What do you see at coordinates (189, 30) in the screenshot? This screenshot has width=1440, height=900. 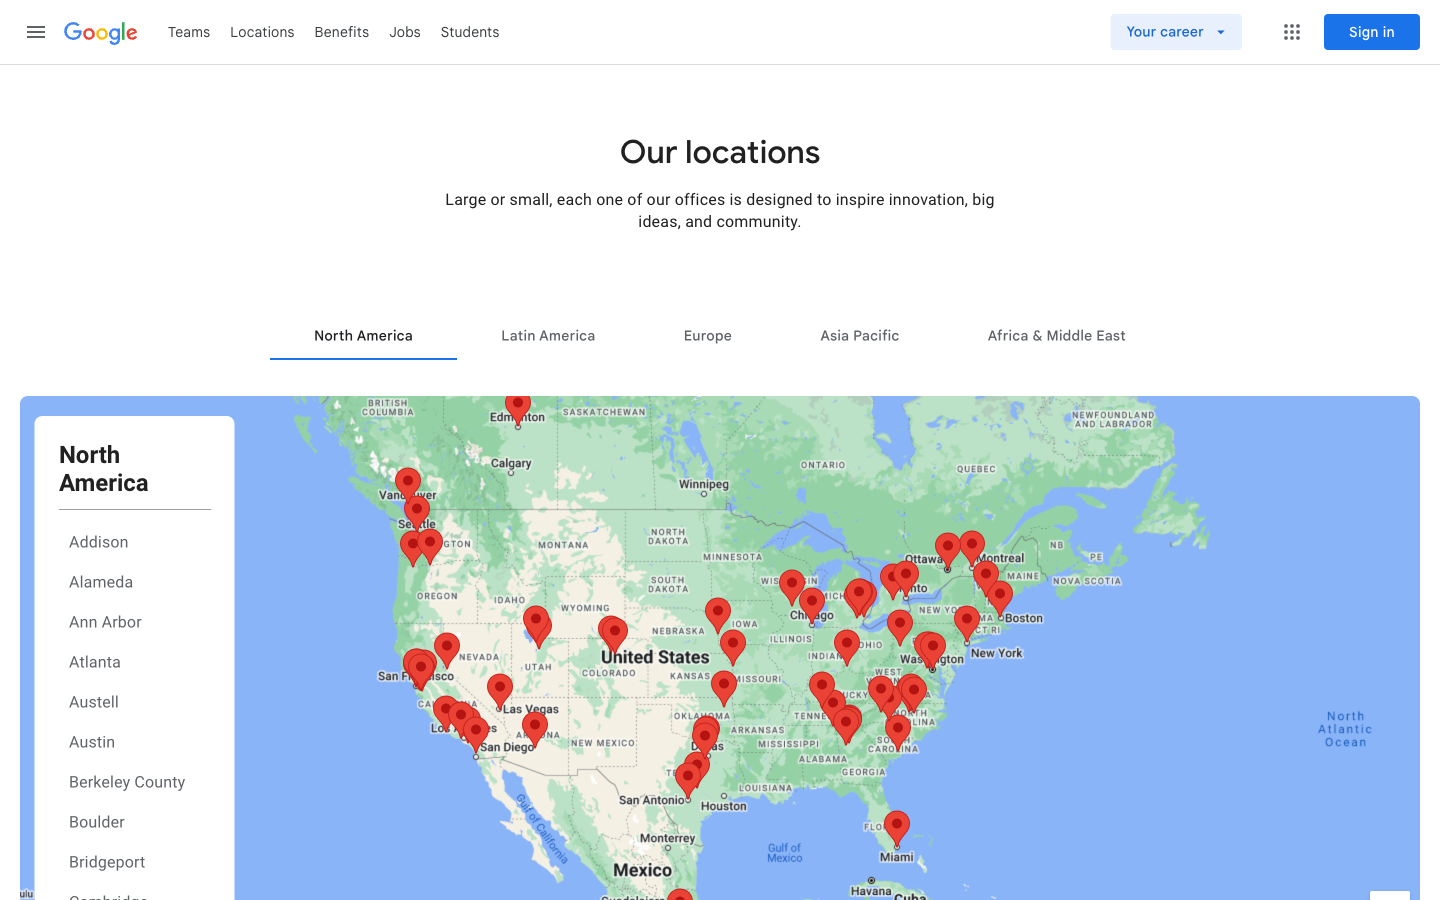 I see `Redirect to Team` at bounding box center [189, 30].